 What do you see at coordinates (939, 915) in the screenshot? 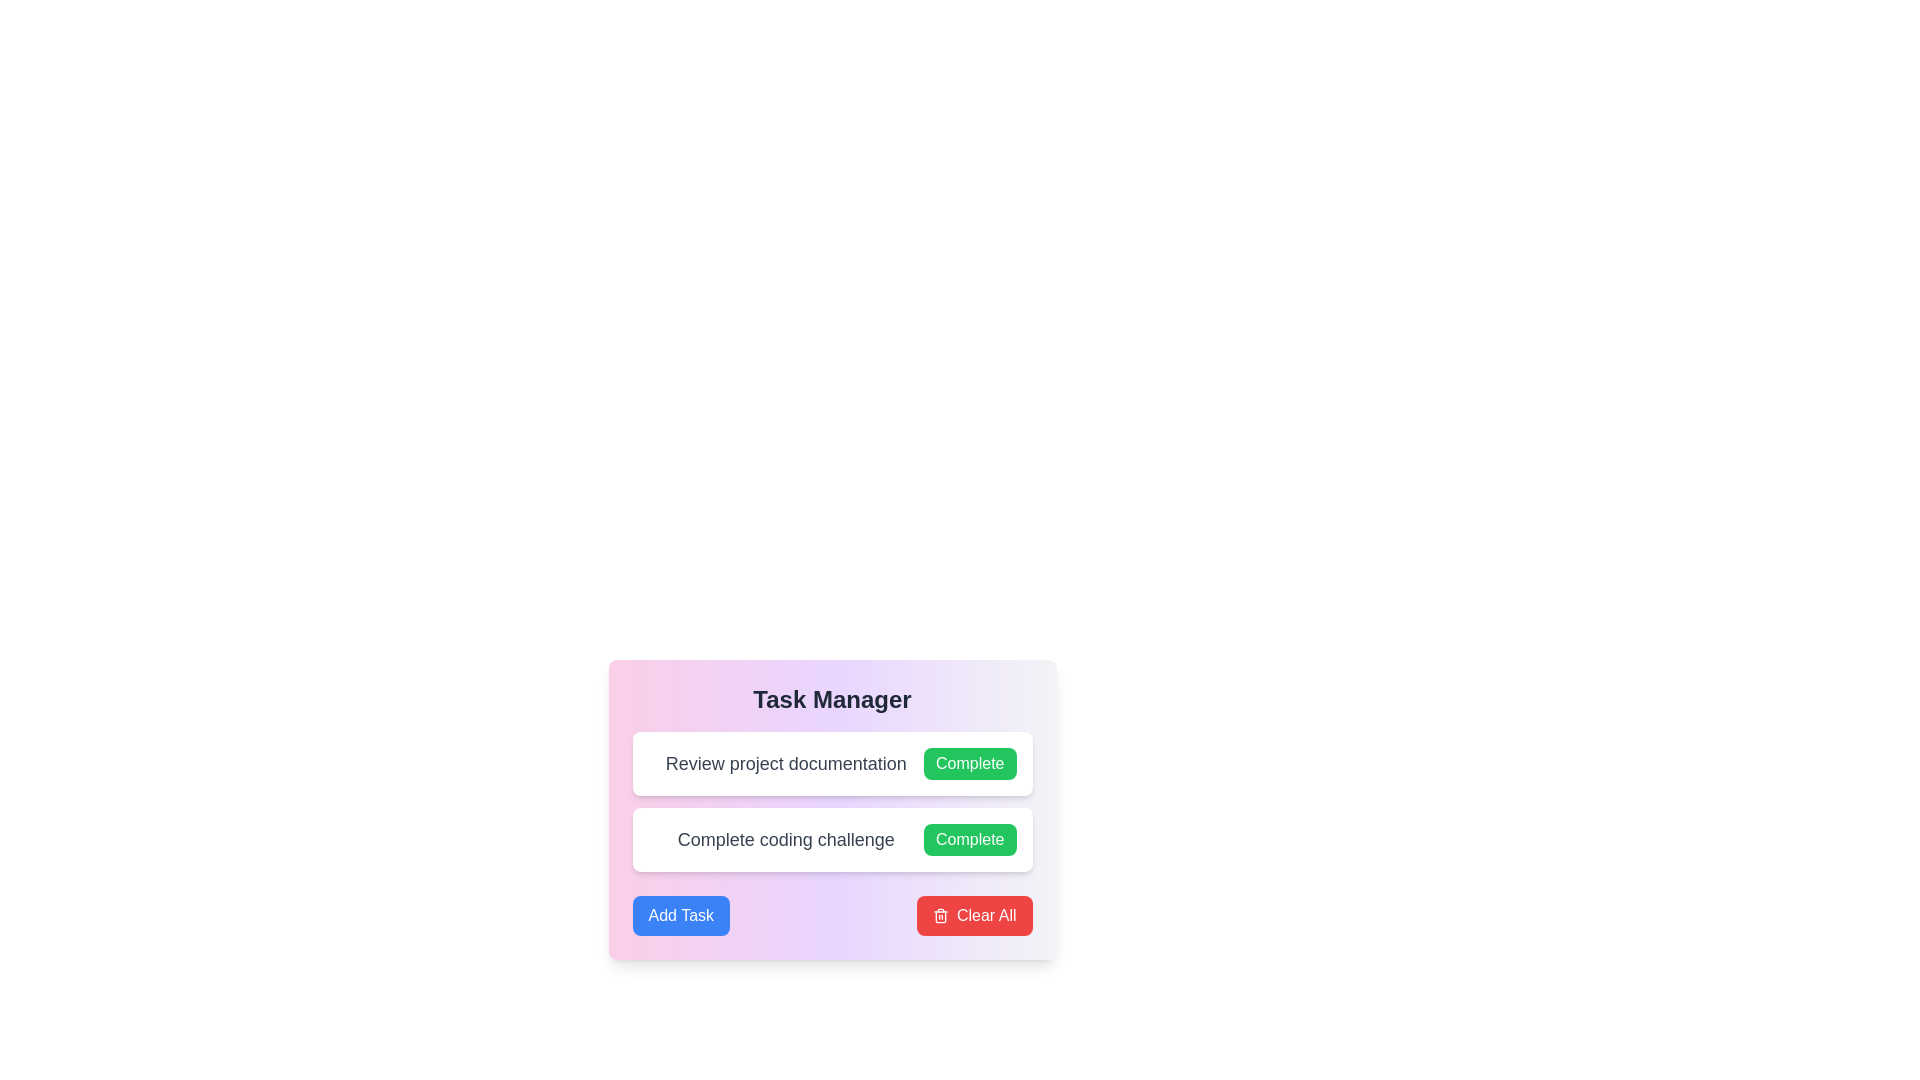
I see `the trash icon that represents the 'Clear All' function located in the bottom-right corner of the task manager card` at bounding box center [939, 915].